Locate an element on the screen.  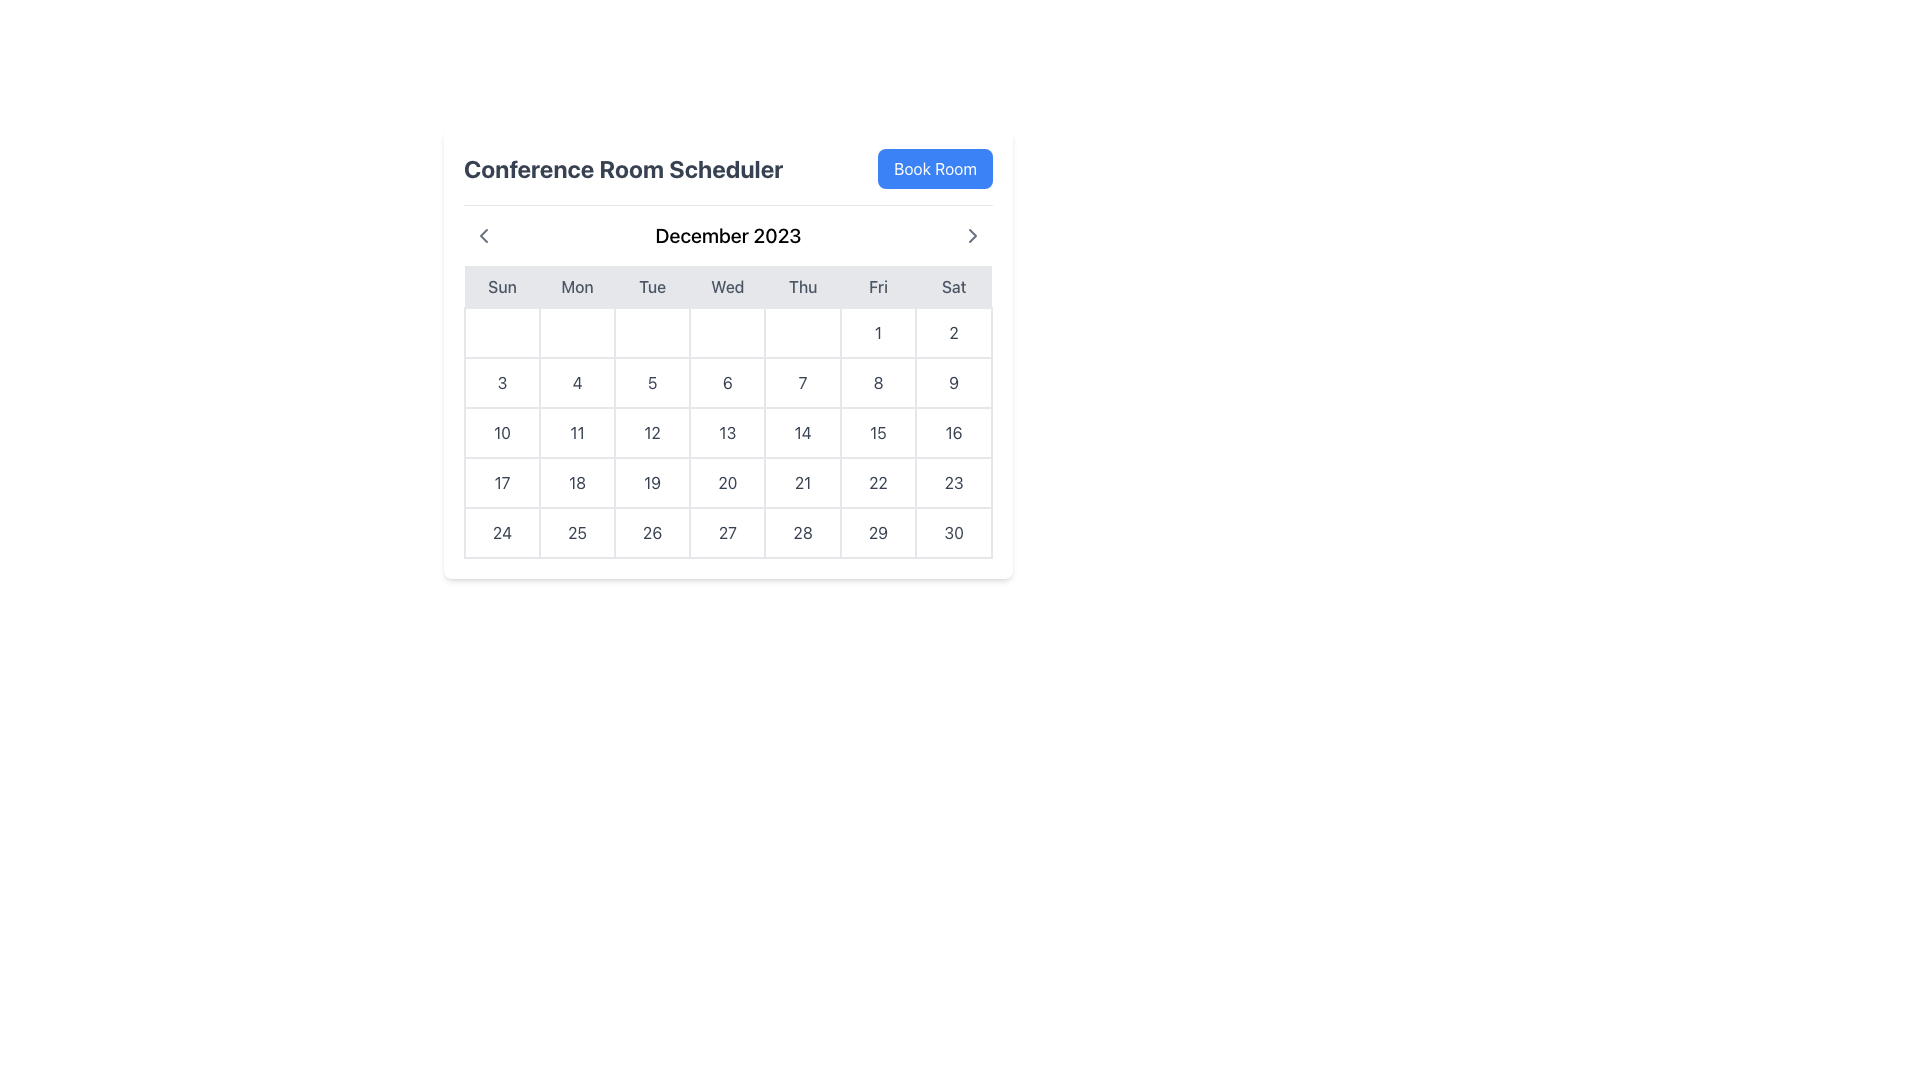
the first grid cell under the 'Sun' column in the calendar layout is located at coordinates (502, 331).